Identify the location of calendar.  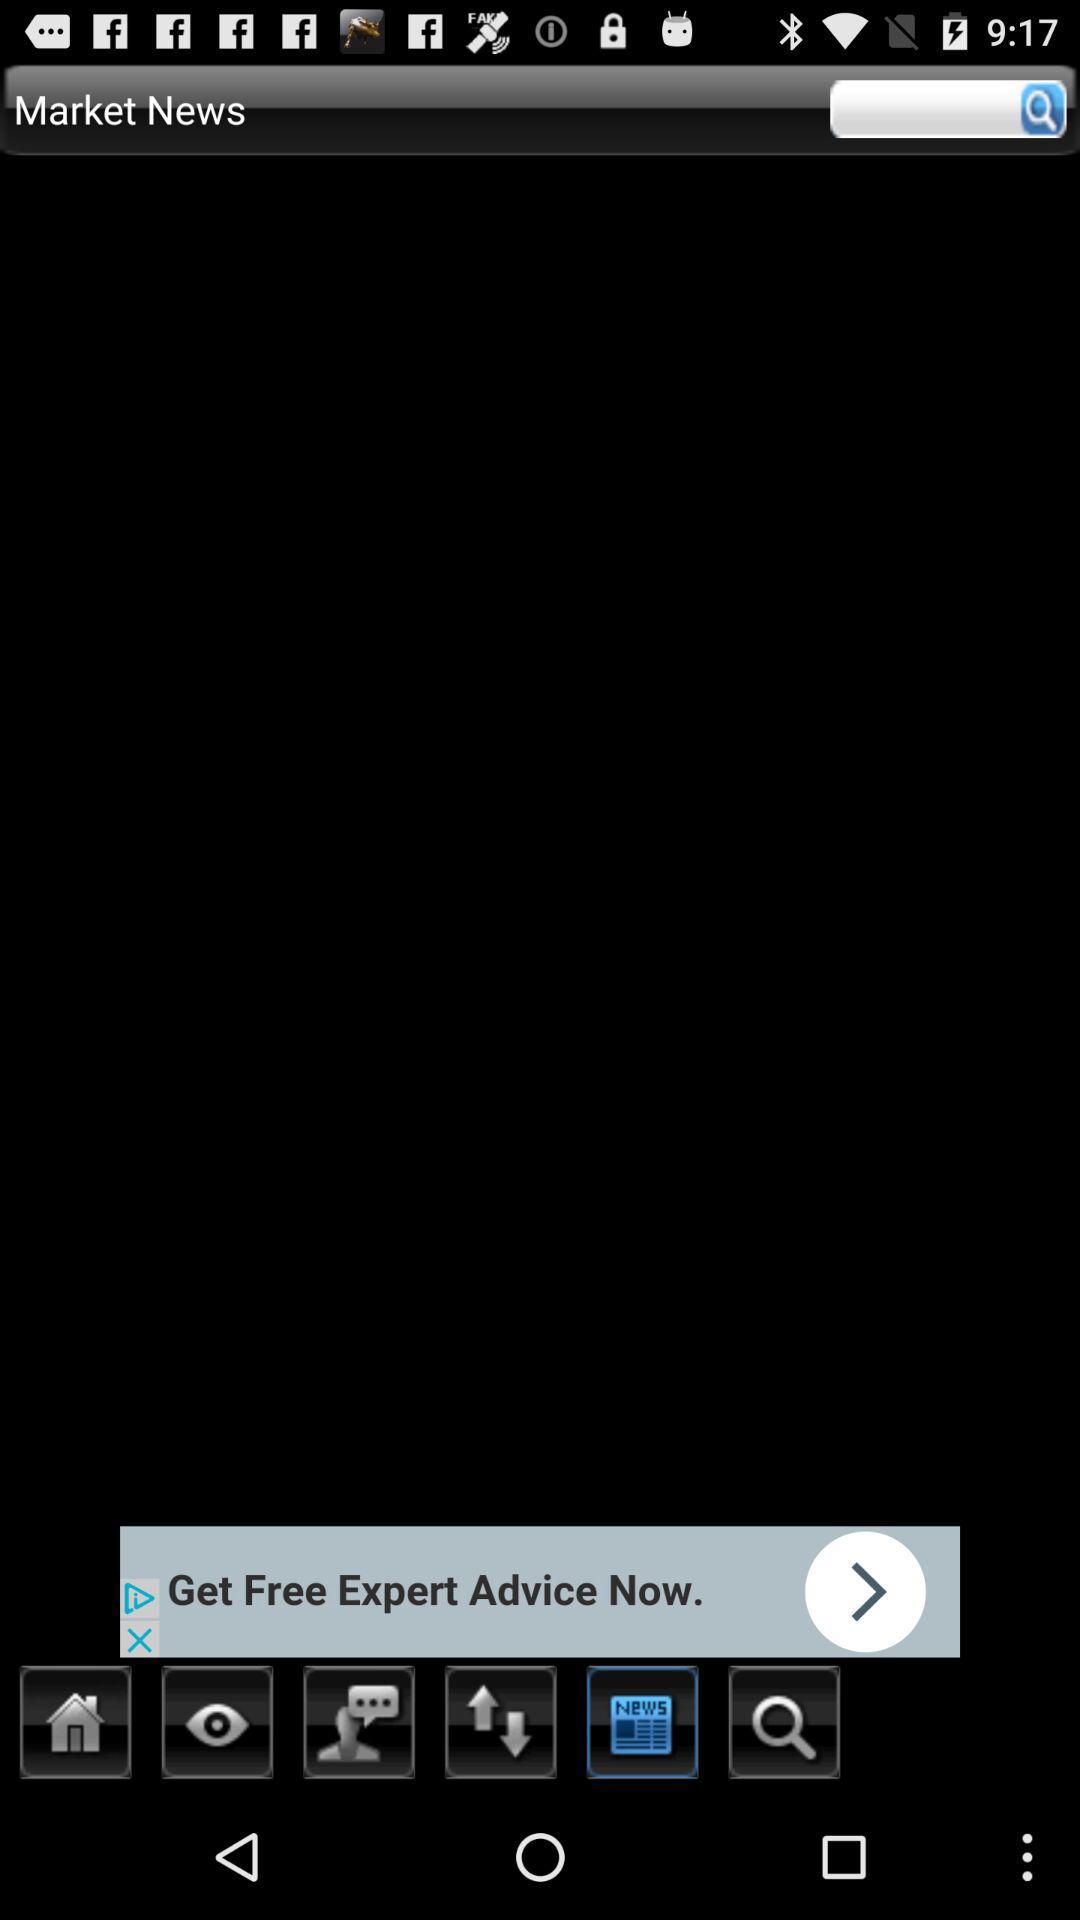
(643, 1727).